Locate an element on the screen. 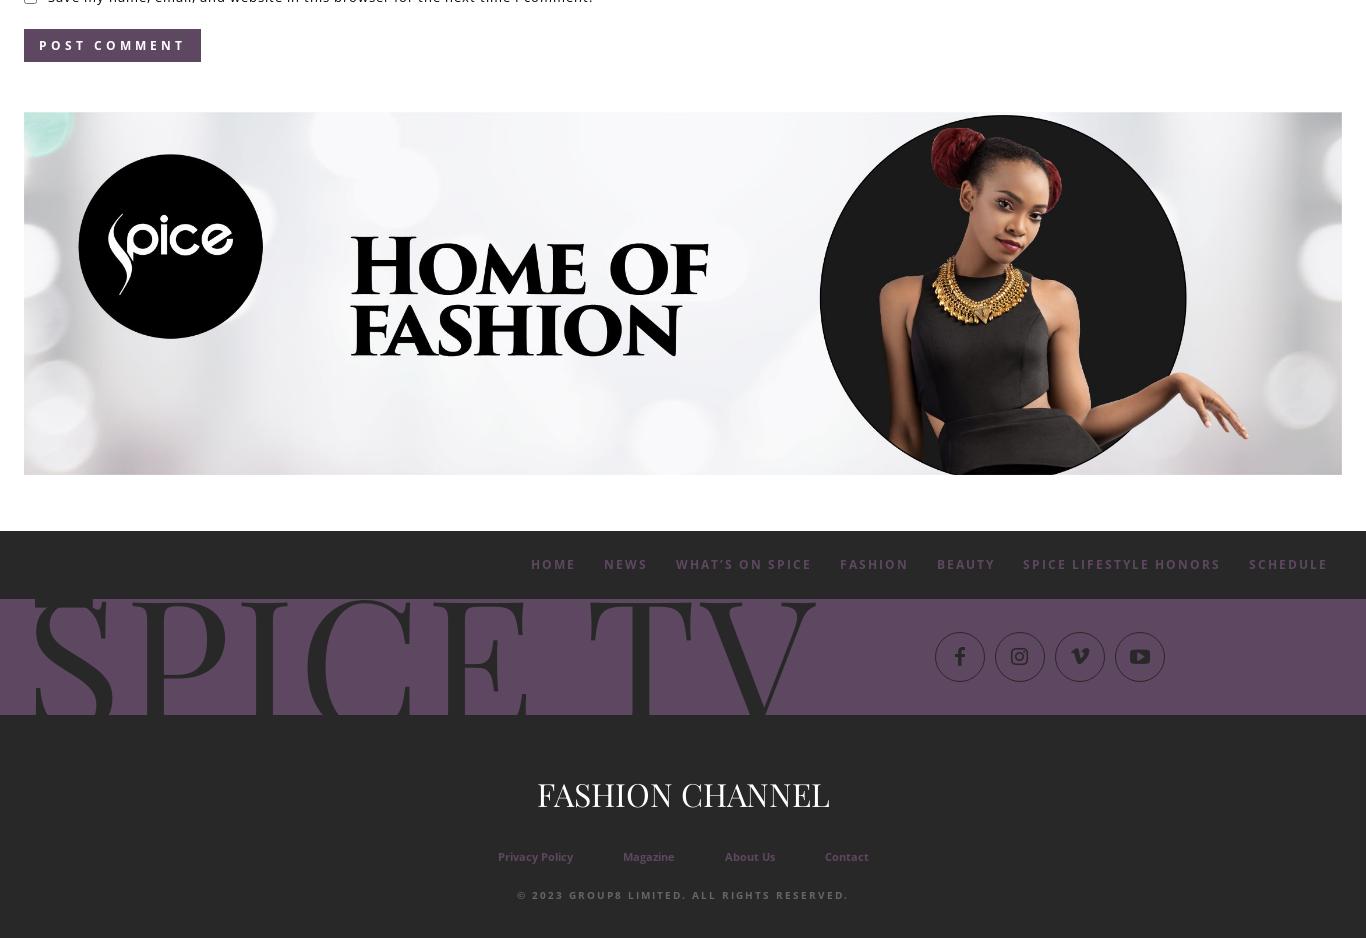 This screenshot has height=938, width=1366. 'Beauty' is located at coordinates (966, 563).